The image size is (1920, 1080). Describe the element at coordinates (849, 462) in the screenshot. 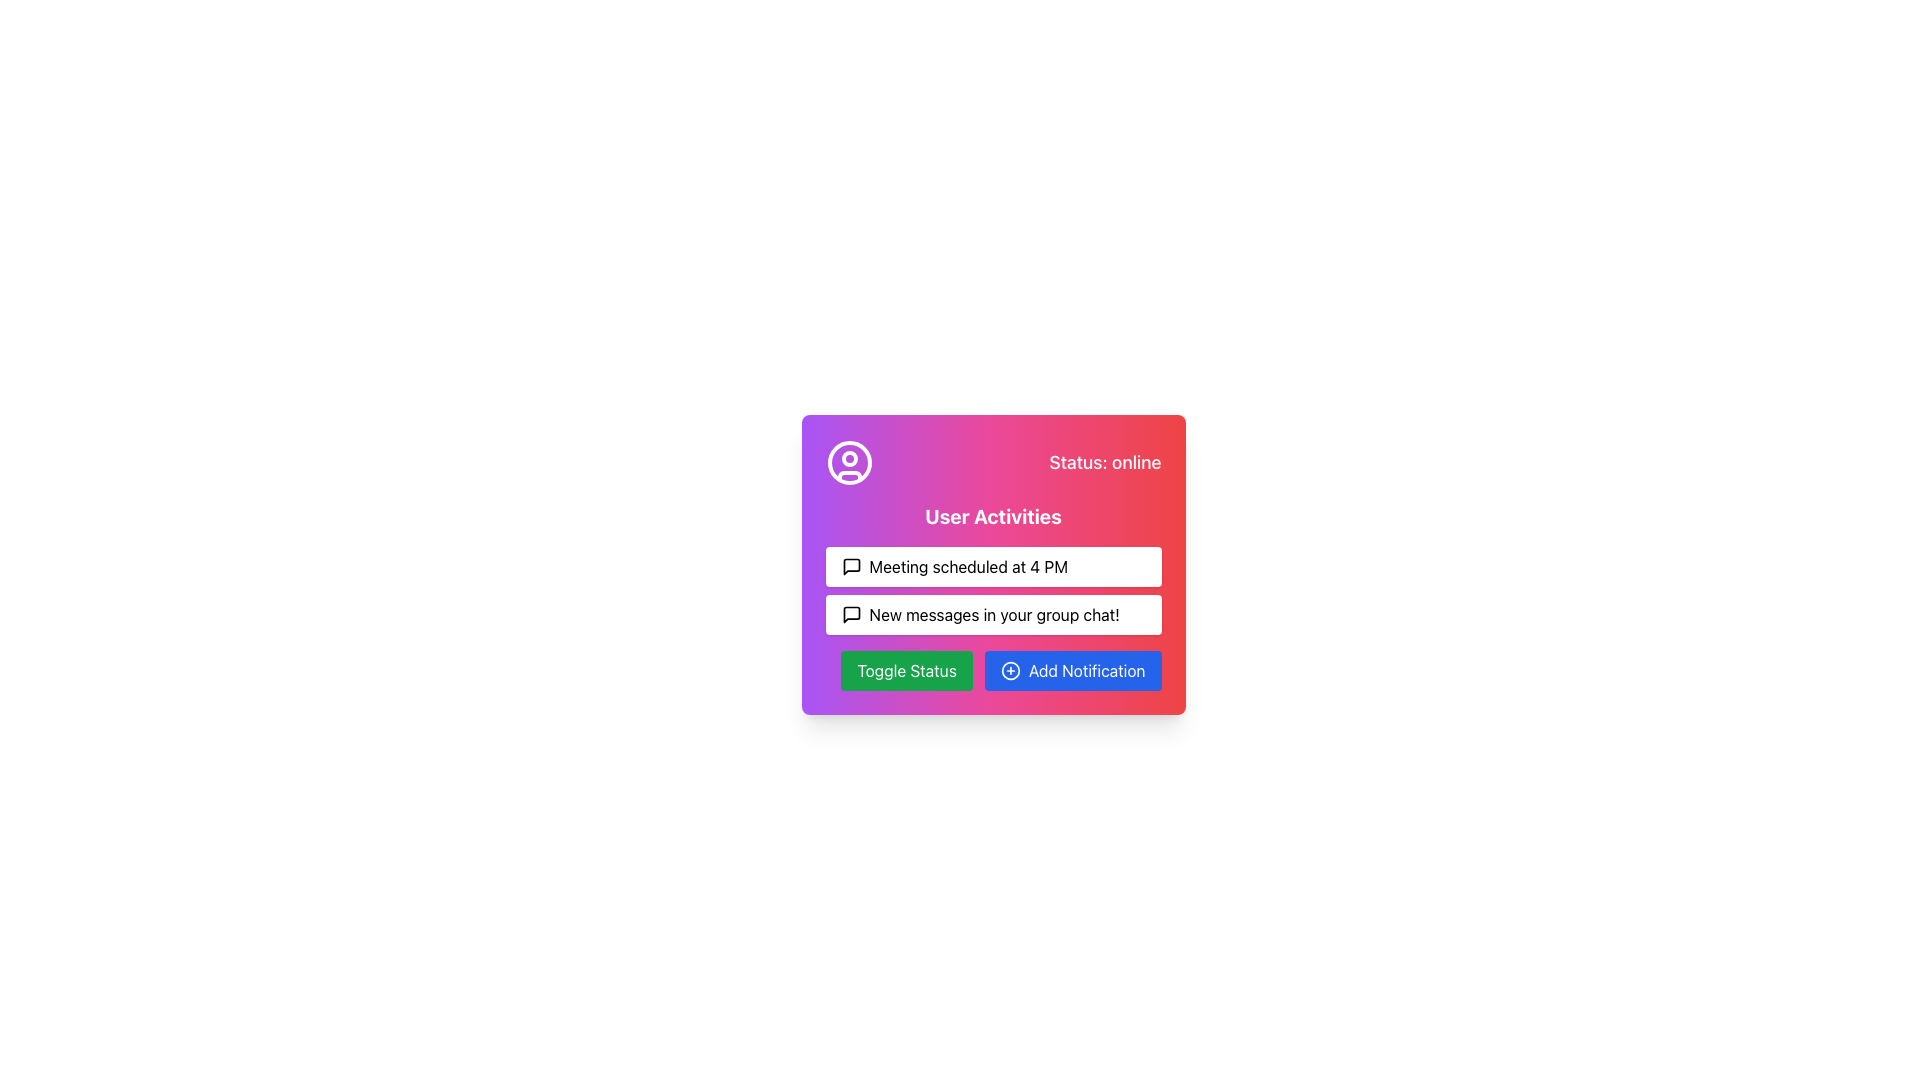

I see `the user profile icon located to the left of the 'Status: online' text in the header section of the user activities card` at that location.